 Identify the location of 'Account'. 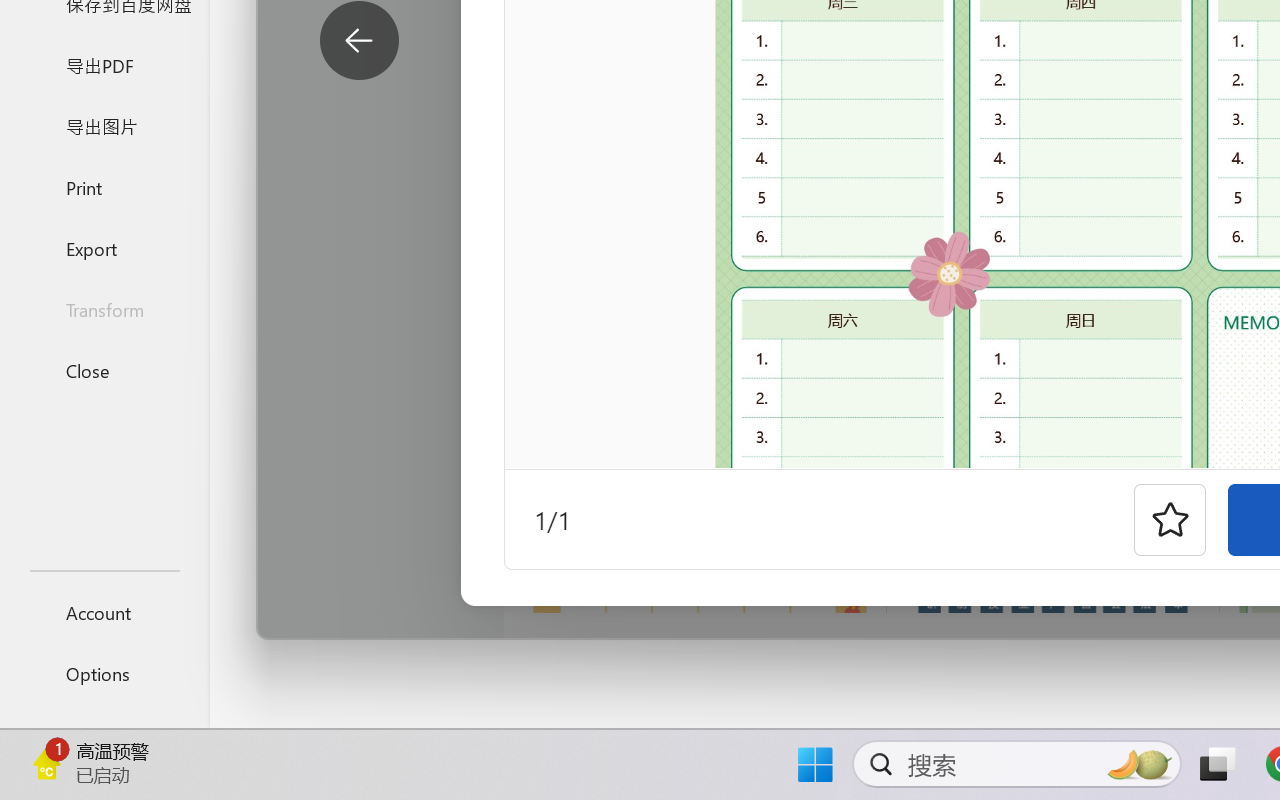
(103, 612).